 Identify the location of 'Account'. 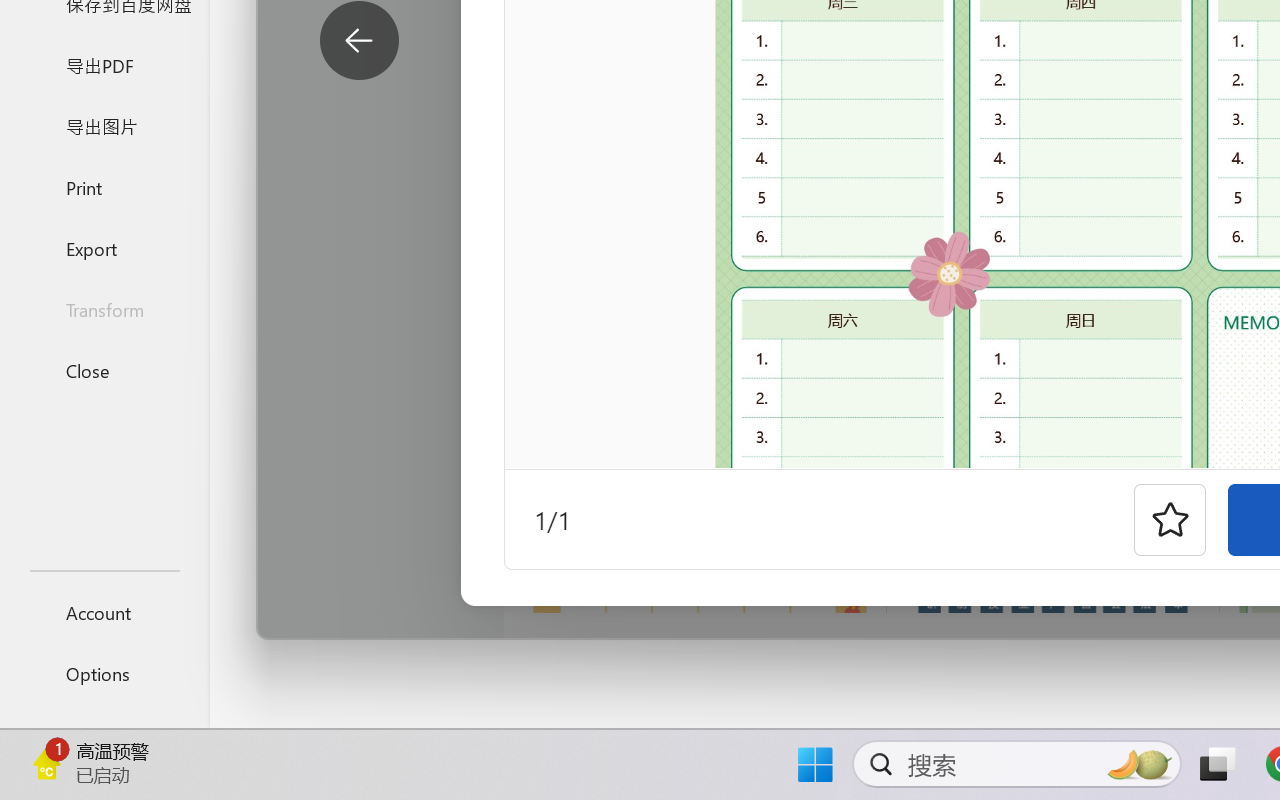
(103, 612).